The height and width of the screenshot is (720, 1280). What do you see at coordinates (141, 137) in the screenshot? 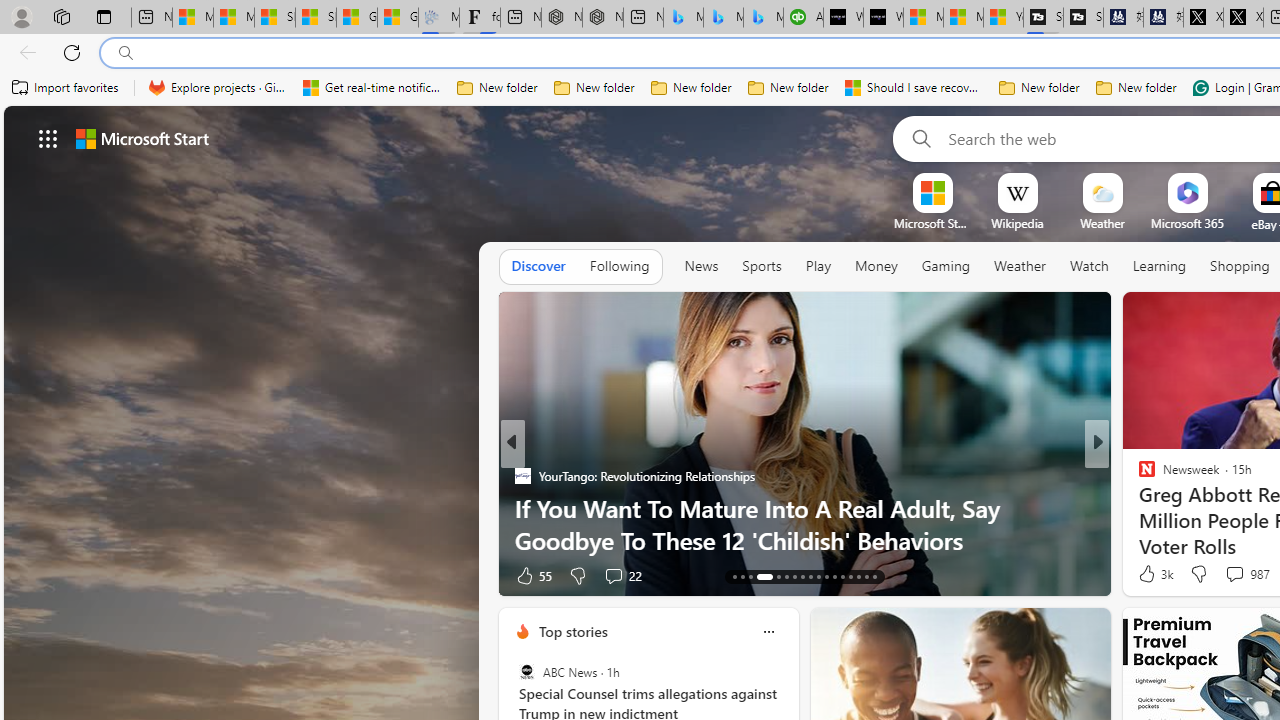
I see `'Microsoft start'` at bounding box center [141, 137].